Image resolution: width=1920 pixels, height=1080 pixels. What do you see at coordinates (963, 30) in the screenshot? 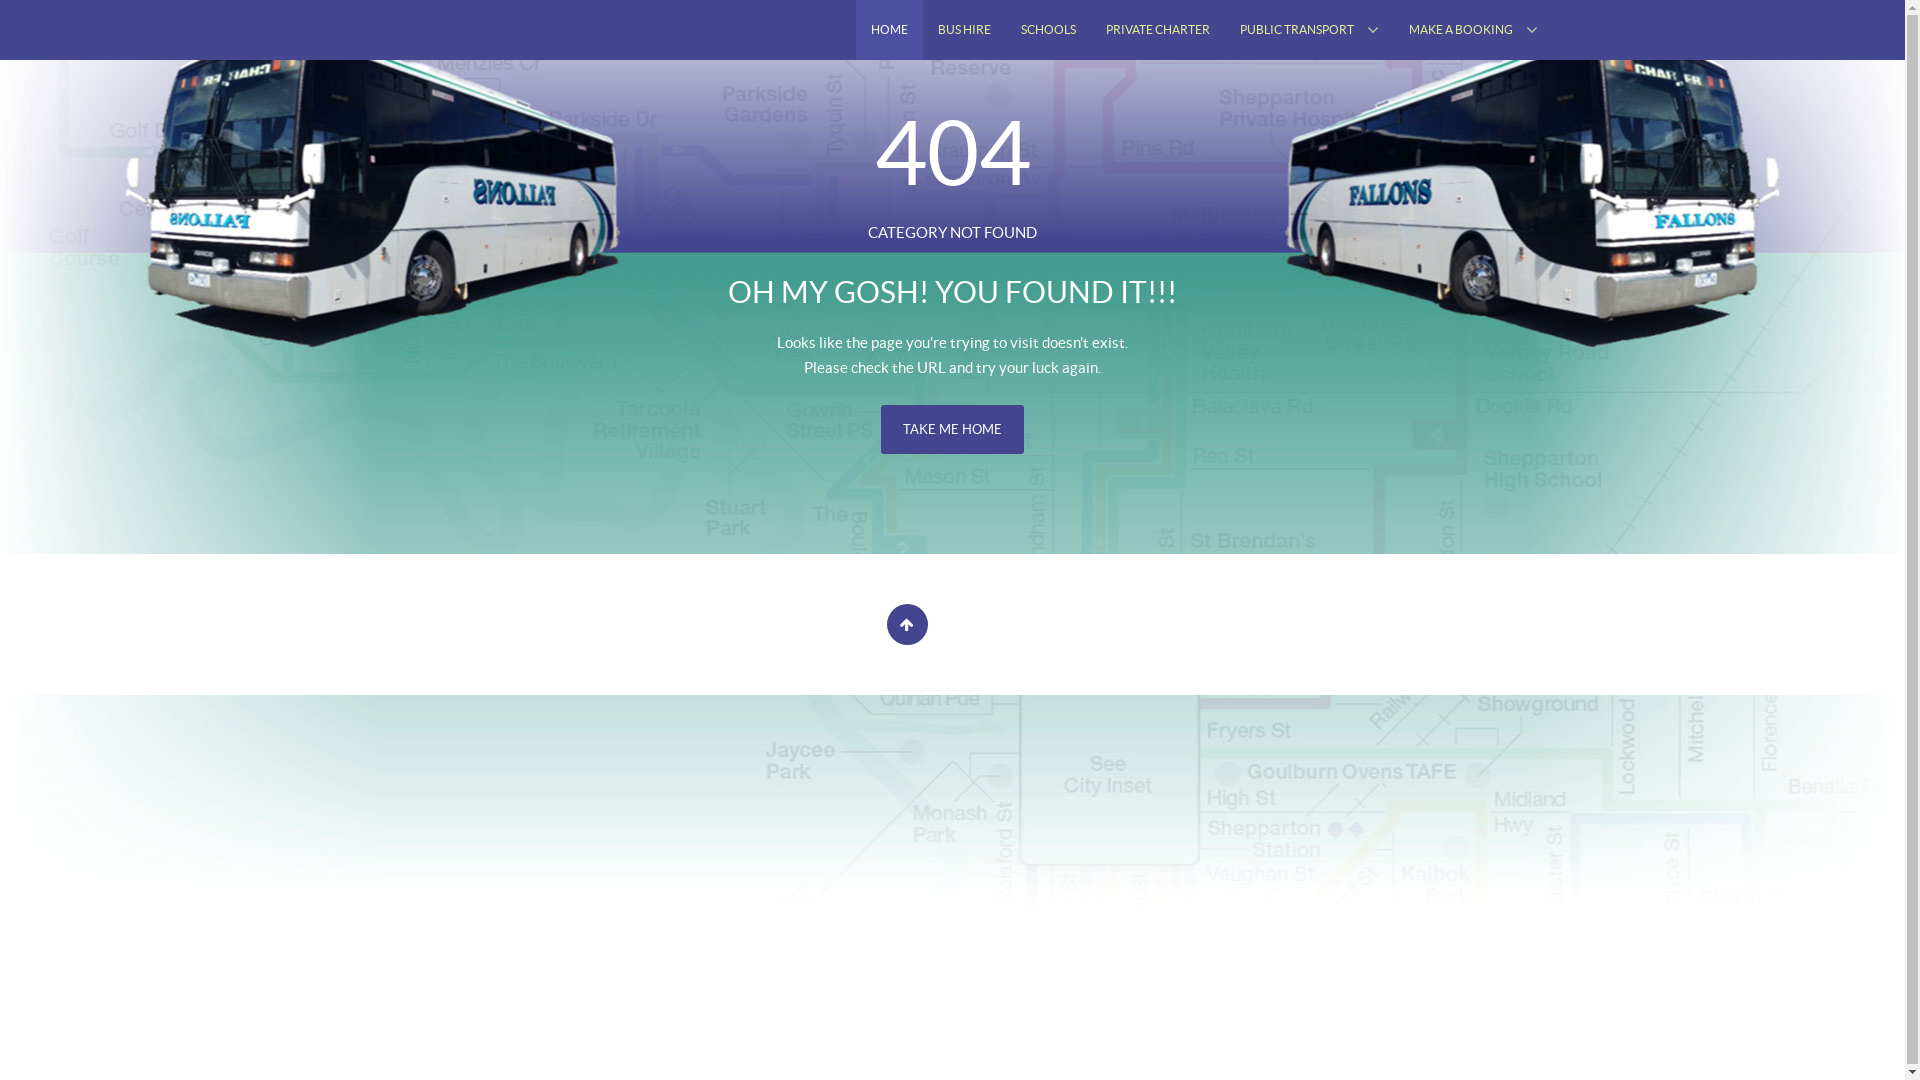
I see `'BUS HIRE'` at bounding box center [963, 30].